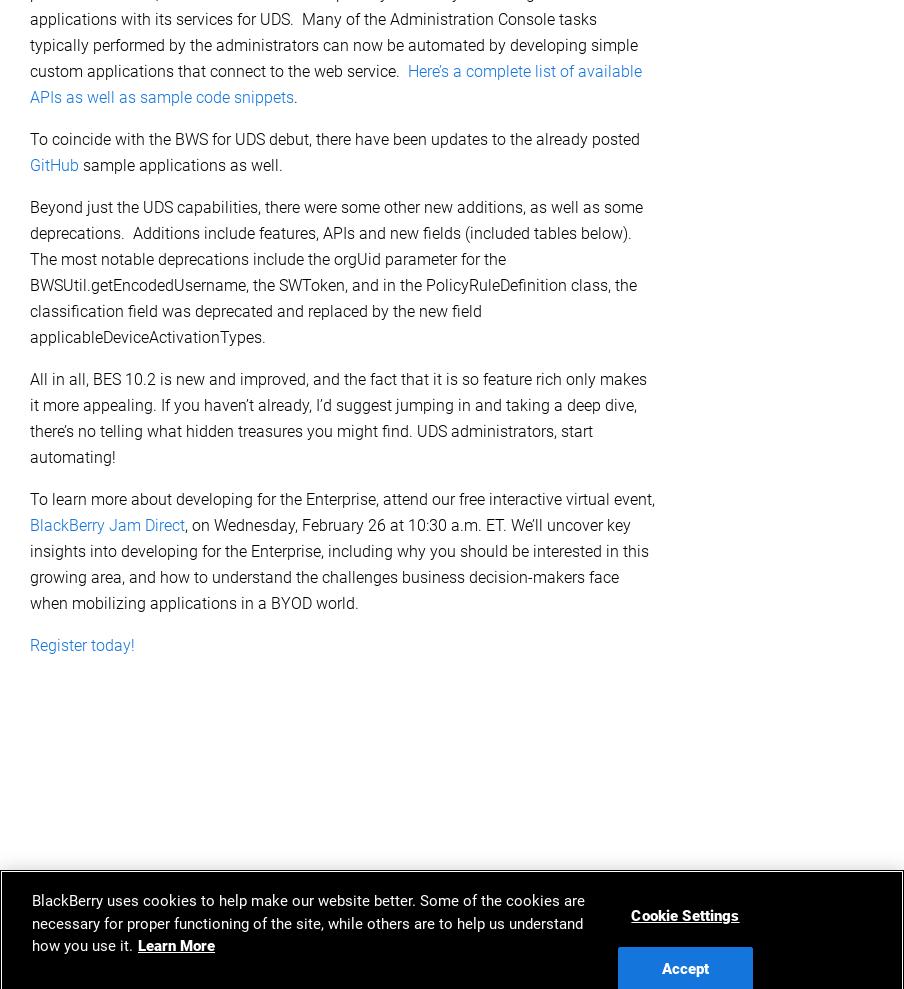 This screenshot has width=904, height=989. Describe the element at coordinates (29, 137) in the screenshot. I see `'To coincide with the BWS for UDS debut, there have been updates to the already posted'` at that location.